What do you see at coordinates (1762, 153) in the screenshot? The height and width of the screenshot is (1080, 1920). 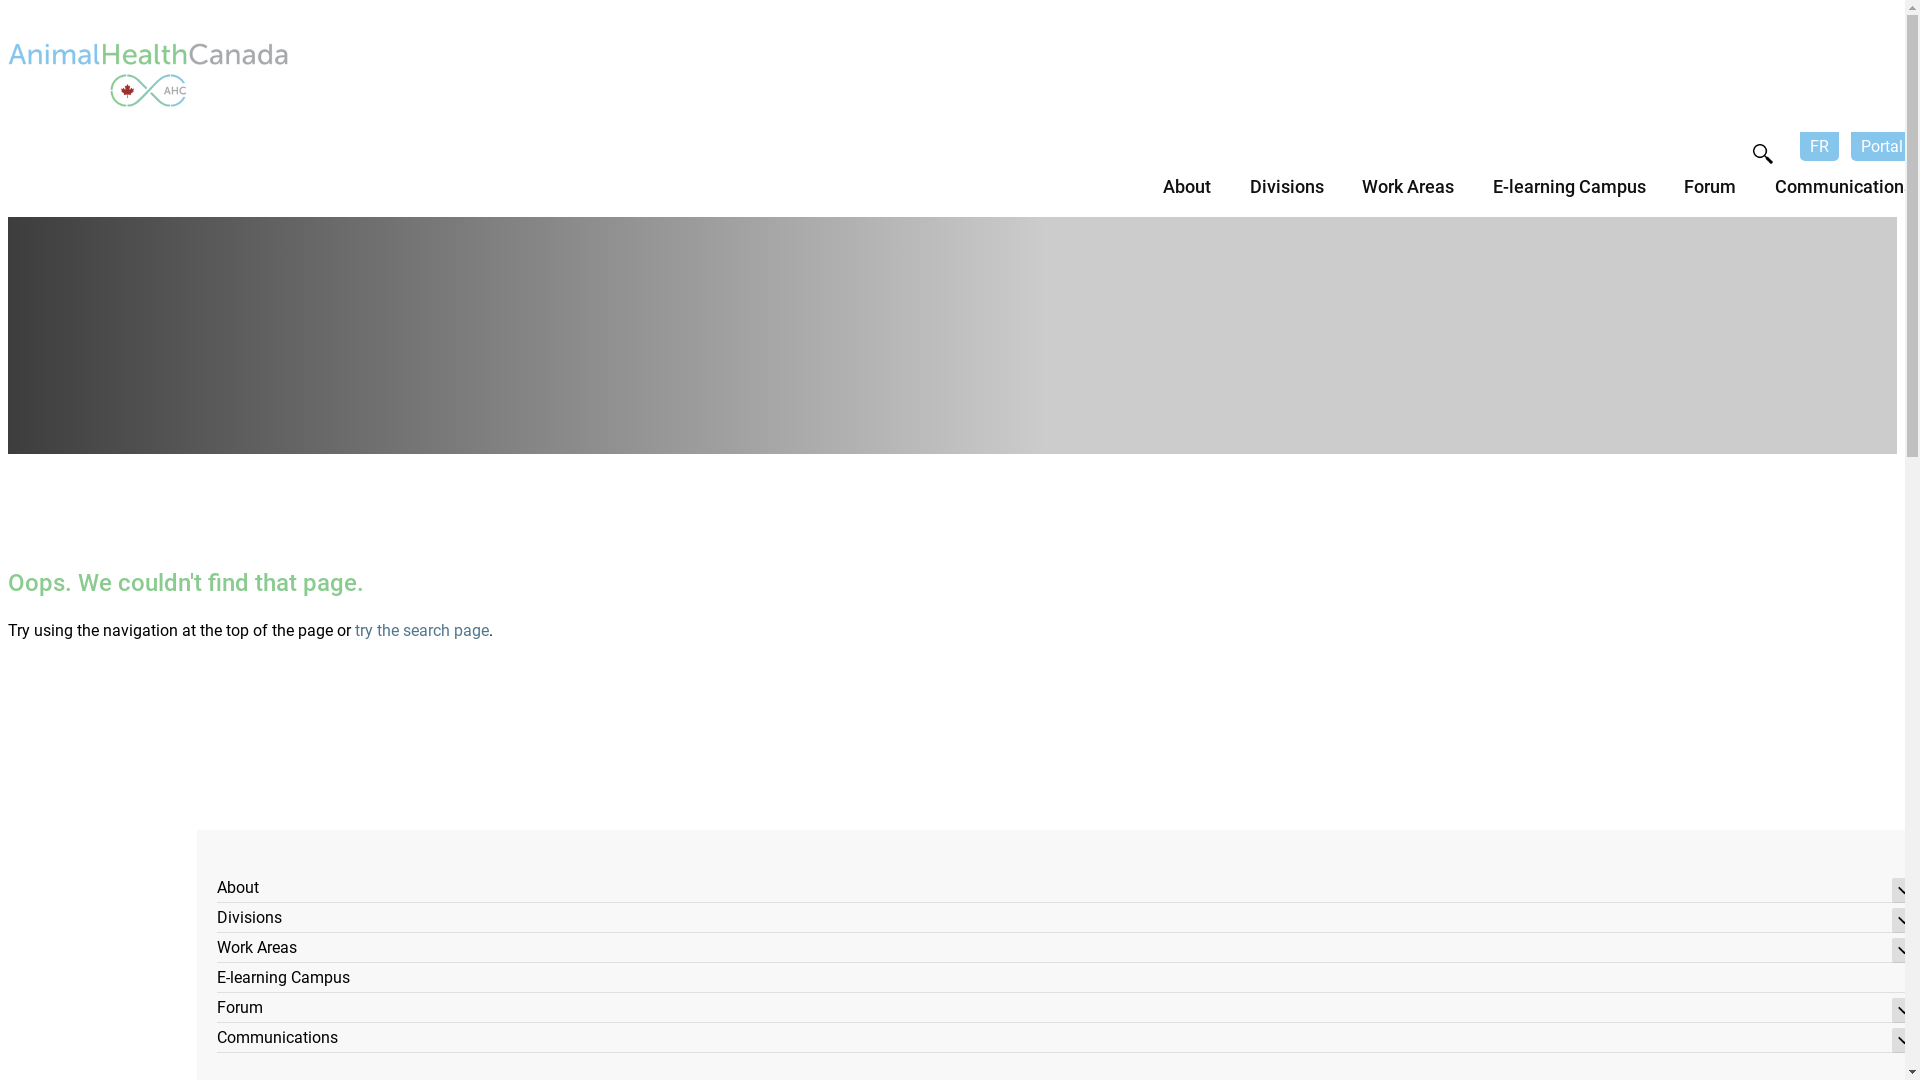 I see `'search'` at bounding box center [1762, 153].